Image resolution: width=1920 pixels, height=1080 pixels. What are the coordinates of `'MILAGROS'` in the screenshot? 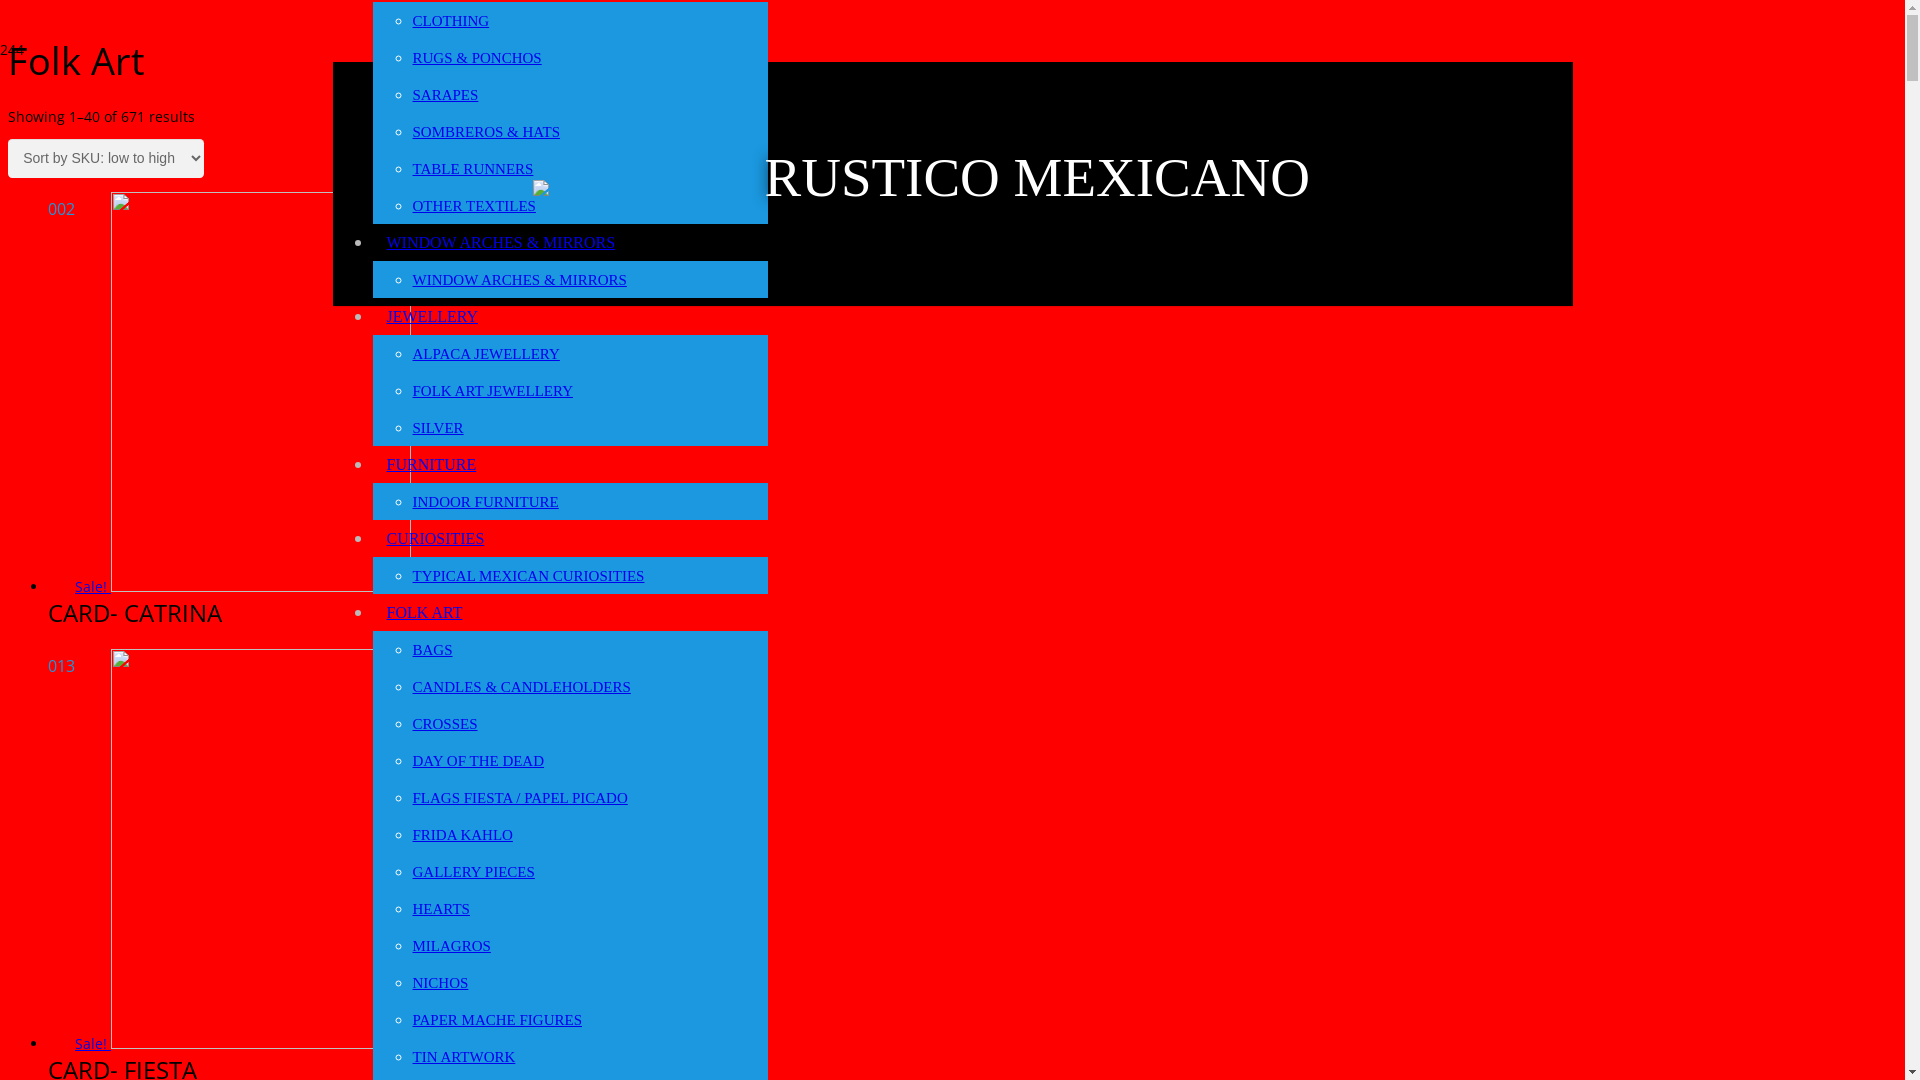 It's located at (450, 945).